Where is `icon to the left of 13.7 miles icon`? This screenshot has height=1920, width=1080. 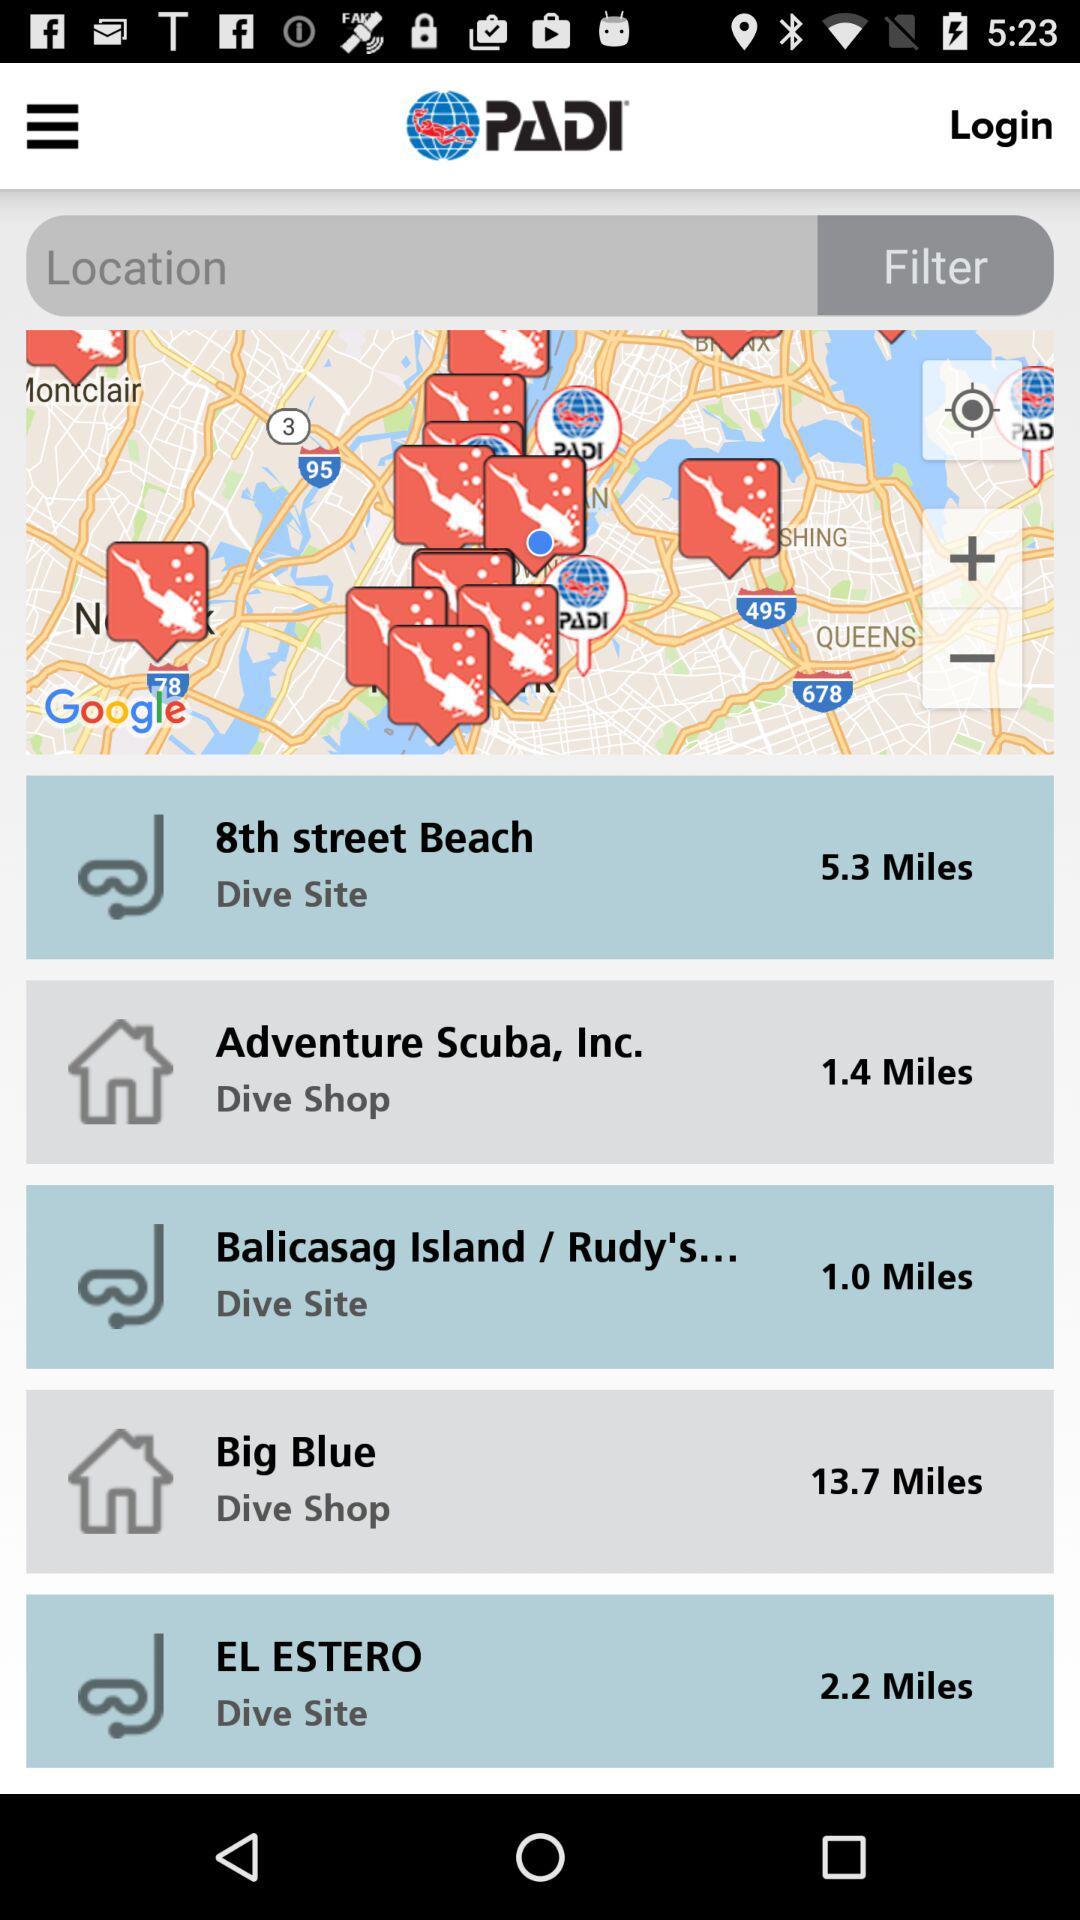
icon to the left of 13.7 miles icon is located at coordinates (490, 1434).